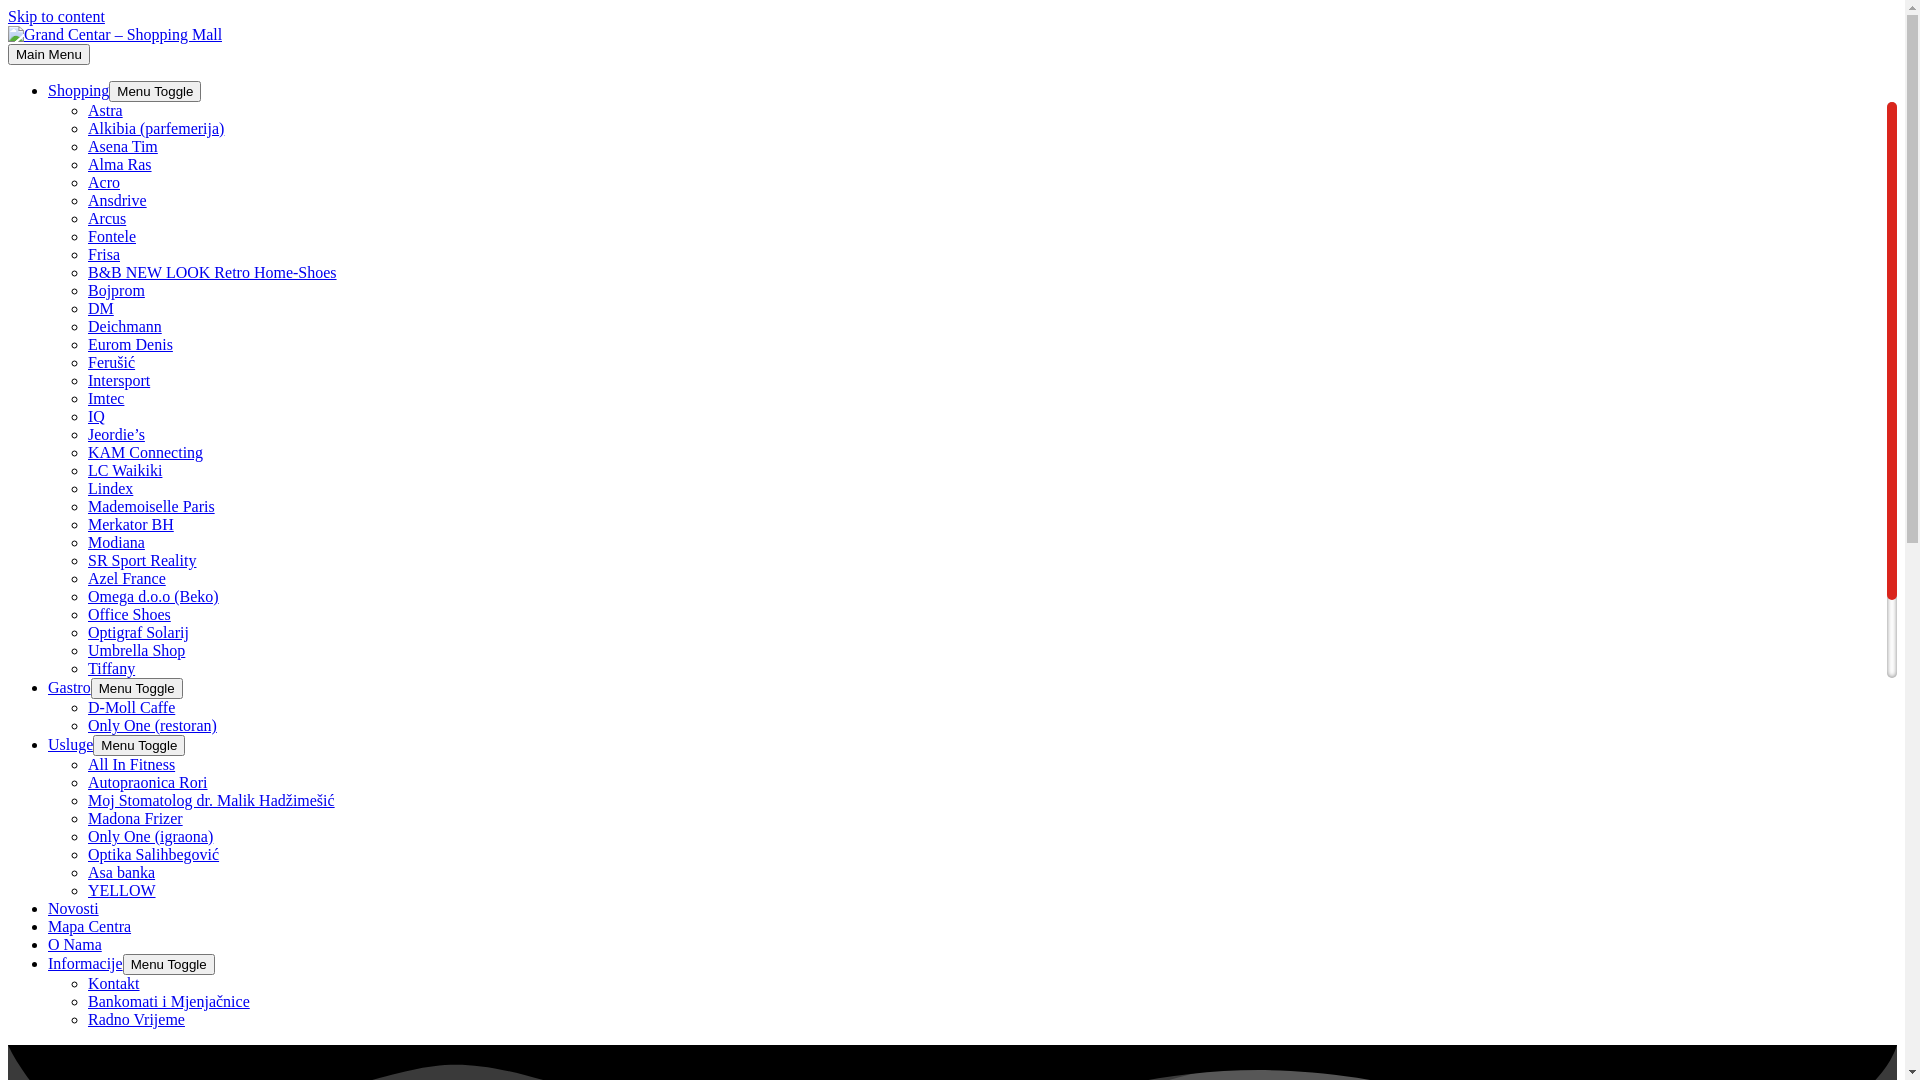 This screenshot has height=1080, width=1920. What do you see at coordinates (105, 218) in the screenshot?
I see `'Arcus'` at bounding box center [105, 218].